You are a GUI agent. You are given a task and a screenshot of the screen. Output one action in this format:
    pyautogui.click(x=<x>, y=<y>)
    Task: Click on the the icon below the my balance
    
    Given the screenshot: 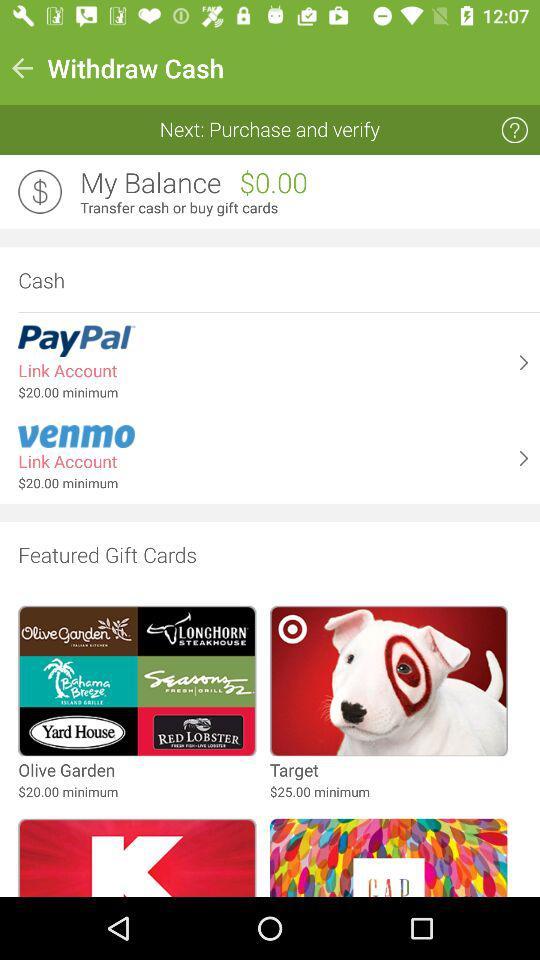 What is the action you would take?
    pyautogui.click(x=303, y=208)
    